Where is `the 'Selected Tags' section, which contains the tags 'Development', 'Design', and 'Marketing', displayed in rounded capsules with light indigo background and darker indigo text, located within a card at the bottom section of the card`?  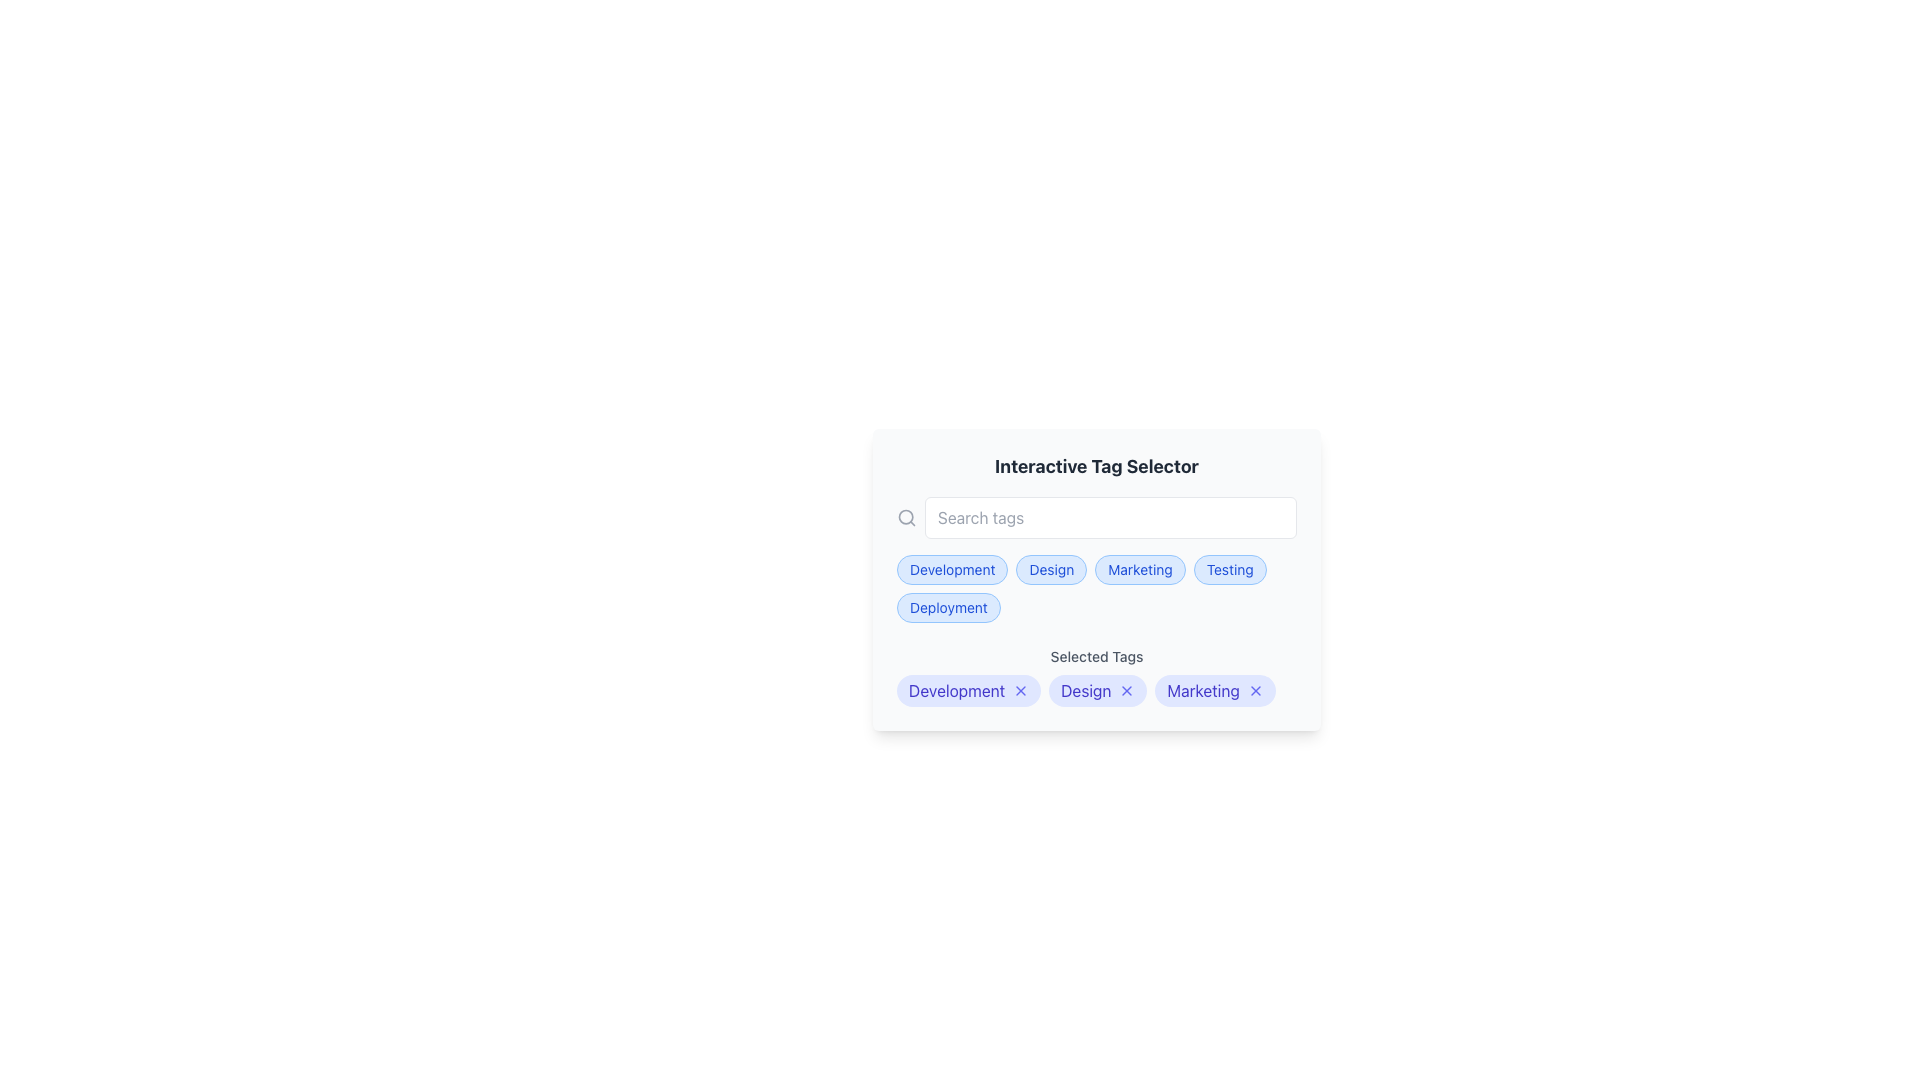
the 'Selected Tags' section, which contains the tags 'Development', 'Design', and 'Marketing', displayed in rounded capsules with light indigo background and darker indigo text, located within a card at the bottom section of the card is located at coordinates (1096, 676).